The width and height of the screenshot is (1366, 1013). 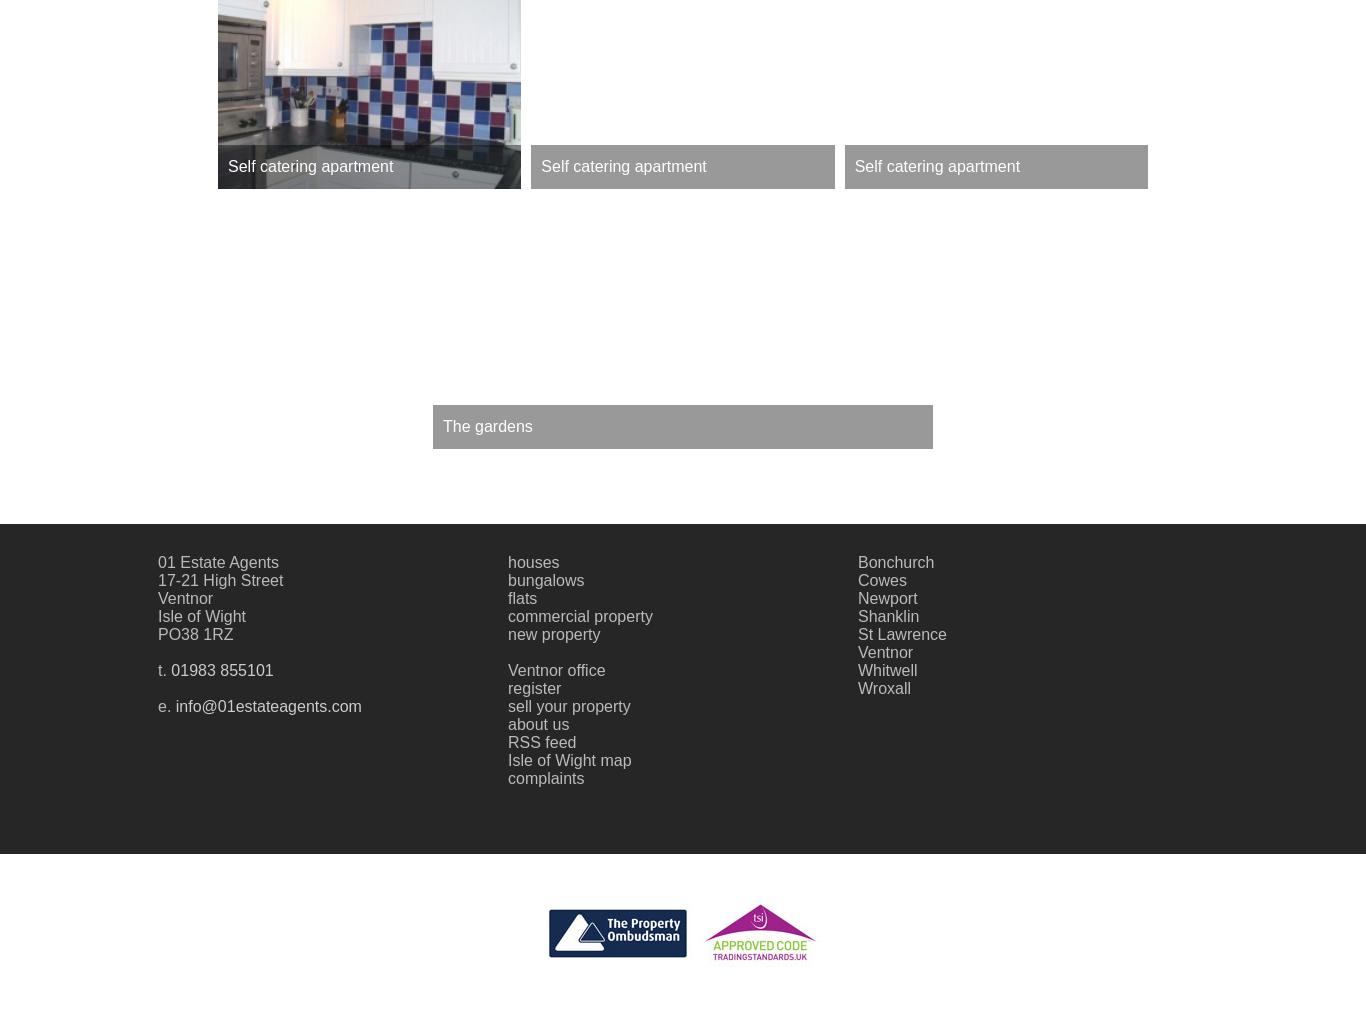 I want to click on 'e.', so click(x=165, y=704).